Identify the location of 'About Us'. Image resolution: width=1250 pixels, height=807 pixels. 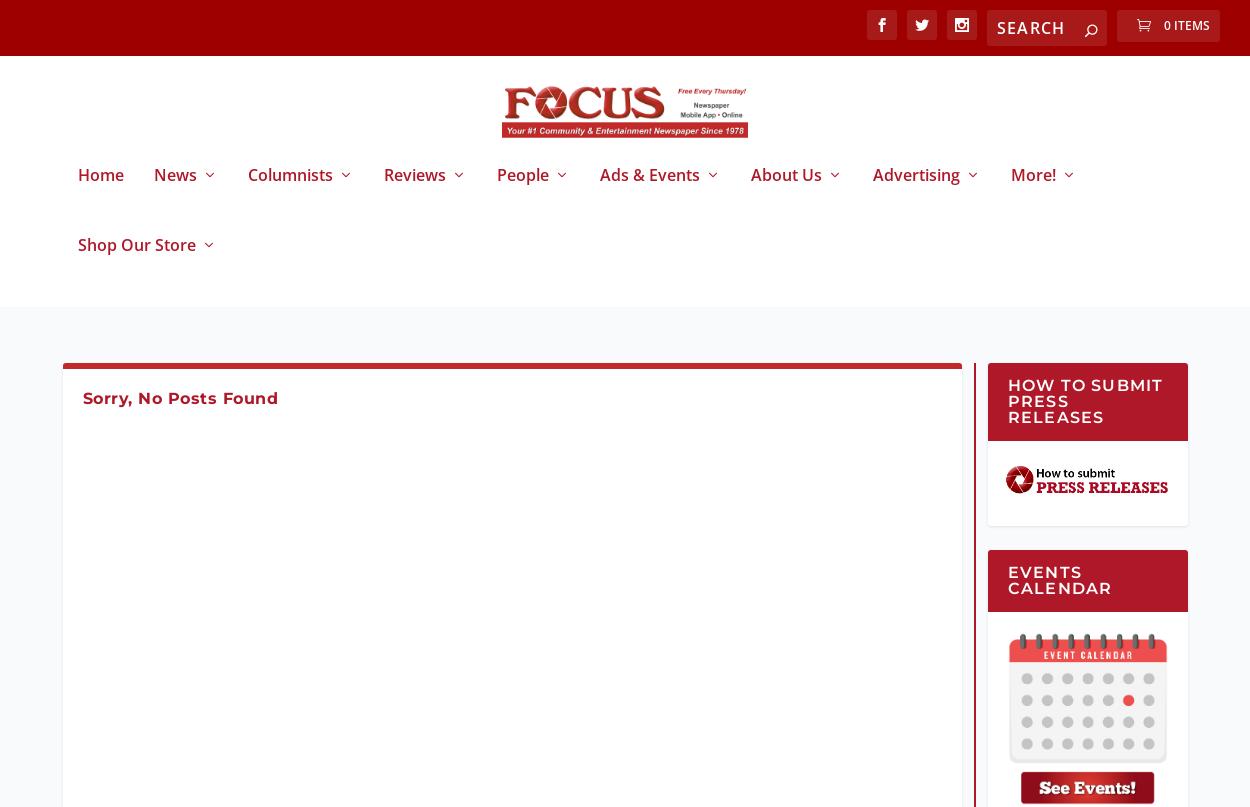
(785, 191).